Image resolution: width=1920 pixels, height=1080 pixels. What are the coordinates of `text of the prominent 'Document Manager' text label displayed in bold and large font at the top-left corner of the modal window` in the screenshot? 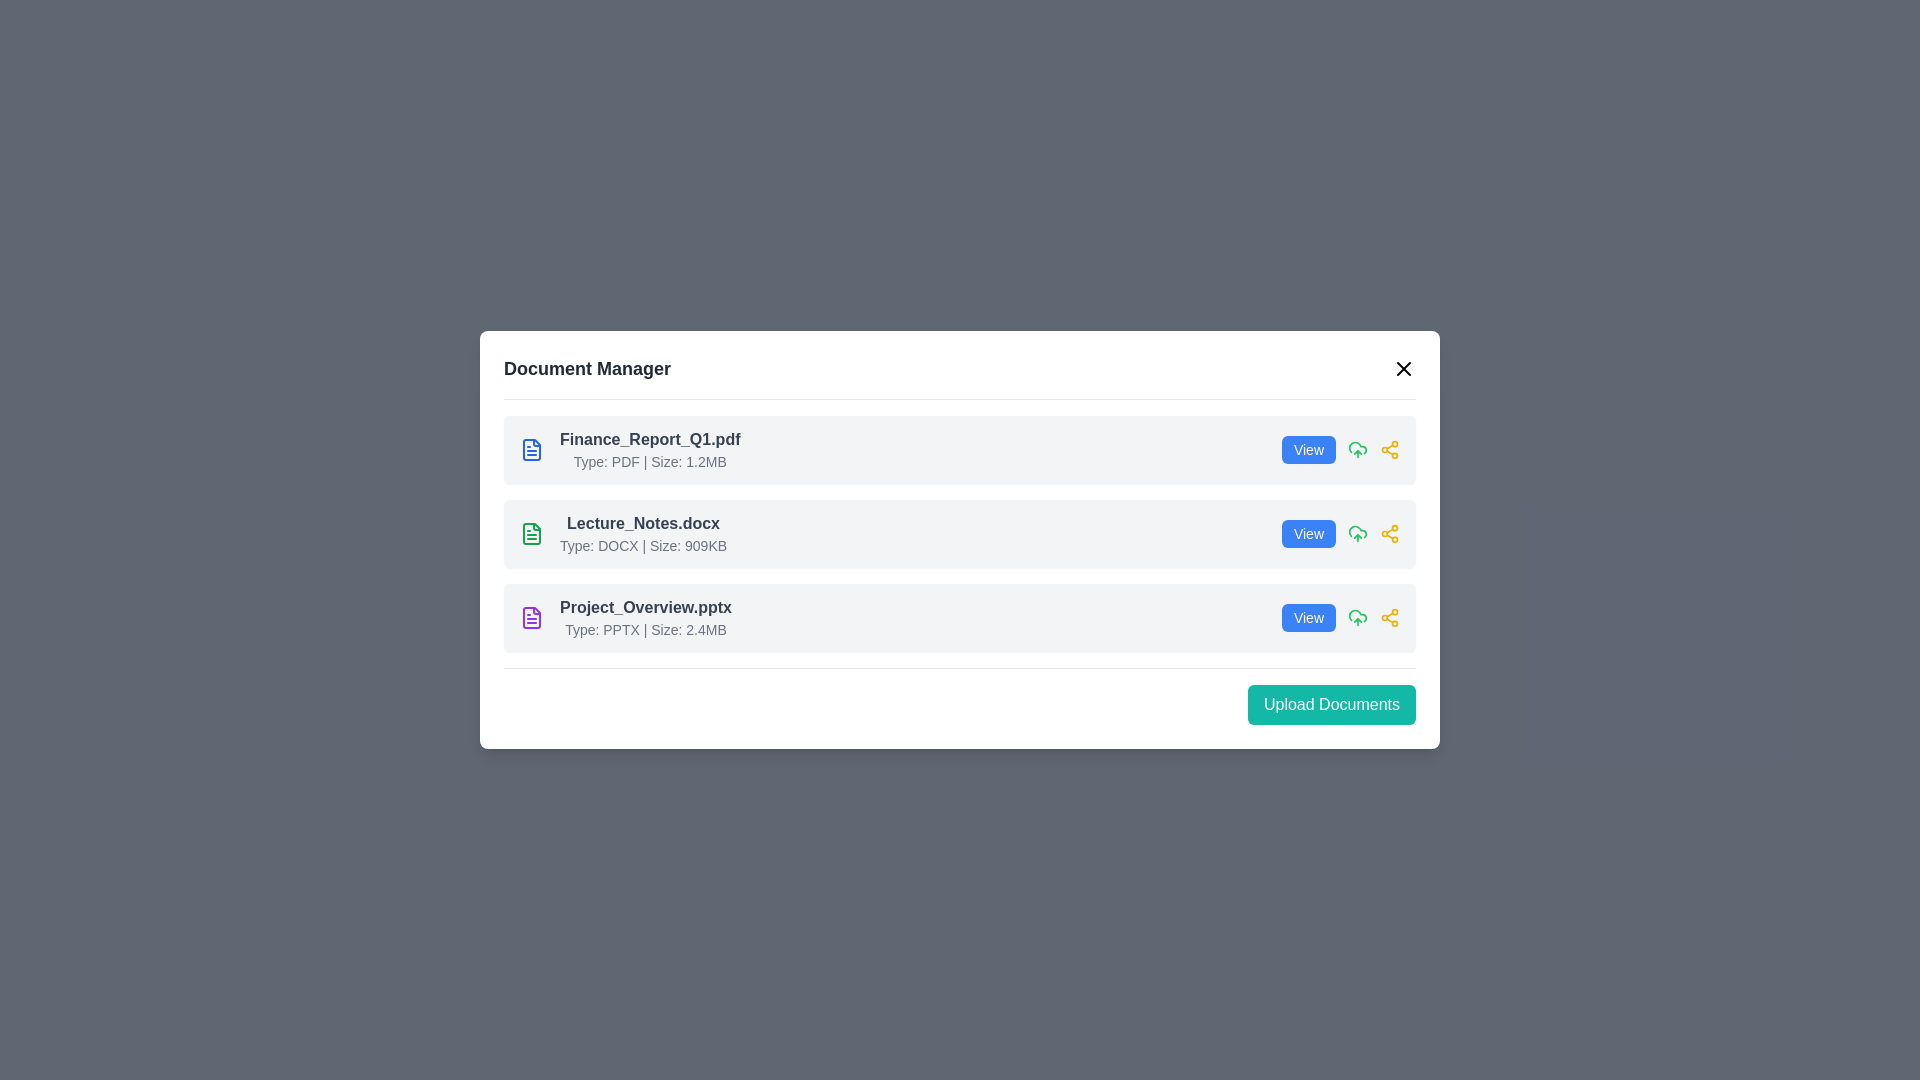 It's located at (586, 369).